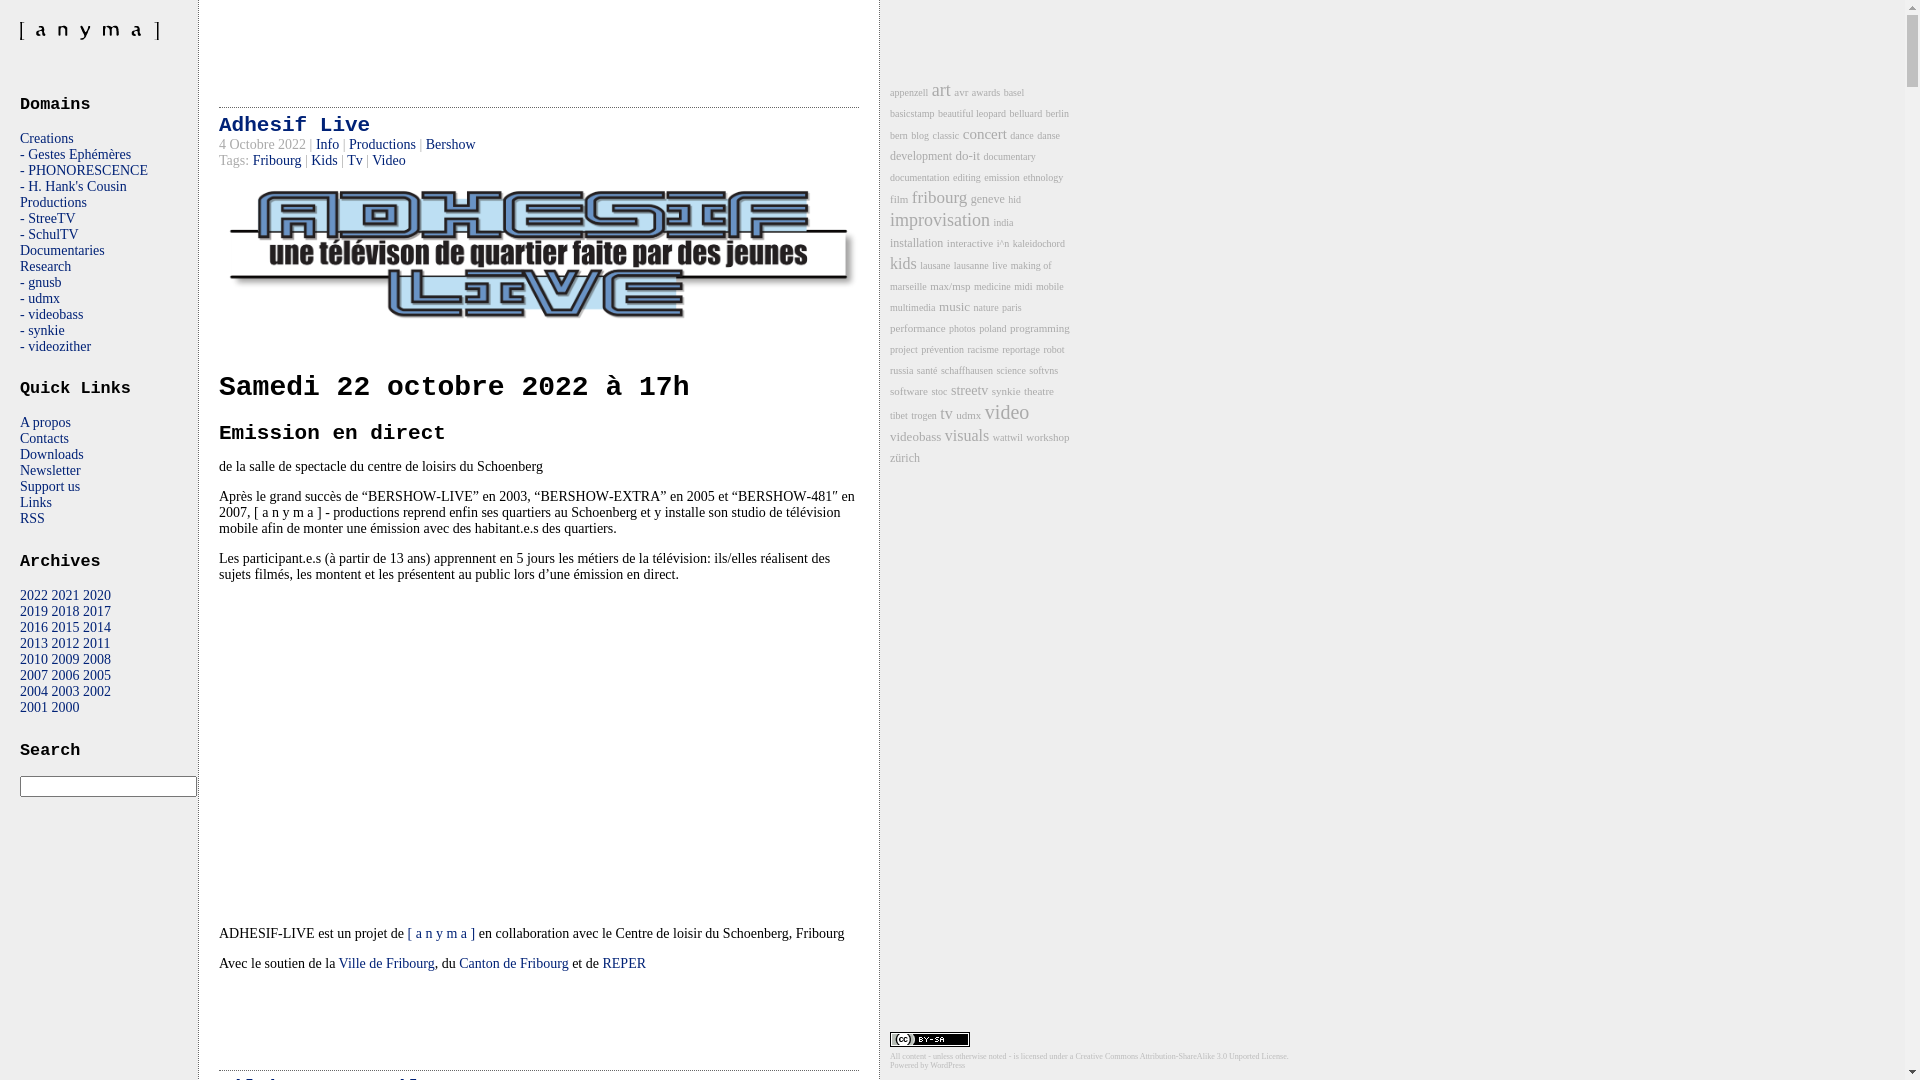  Describe the element at coordinates (49, 233) in the screenshot. I see `'- SchulTV'` at that location.